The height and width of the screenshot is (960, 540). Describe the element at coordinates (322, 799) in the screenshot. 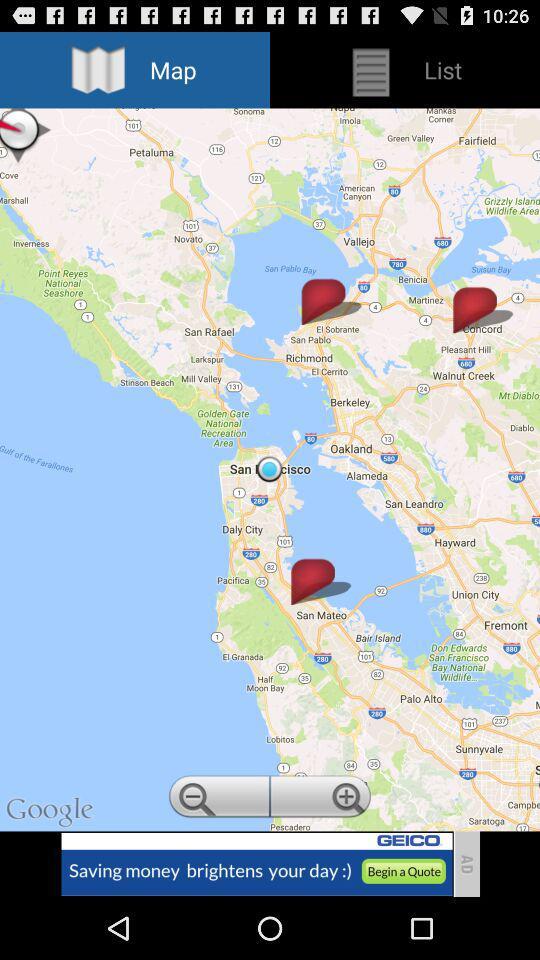

I see `zoom in` at that location.